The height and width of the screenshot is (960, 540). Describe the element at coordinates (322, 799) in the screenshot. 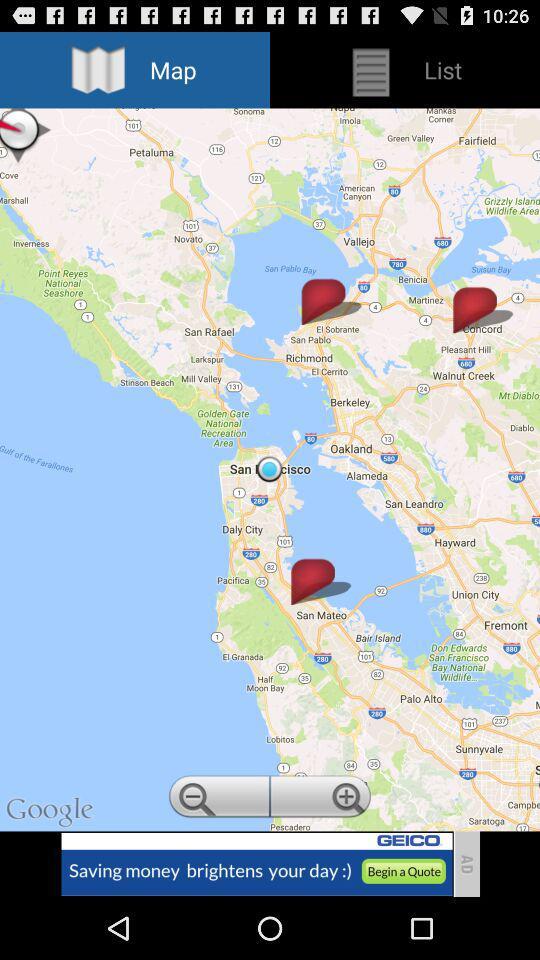

I see `zoom in` at that location.